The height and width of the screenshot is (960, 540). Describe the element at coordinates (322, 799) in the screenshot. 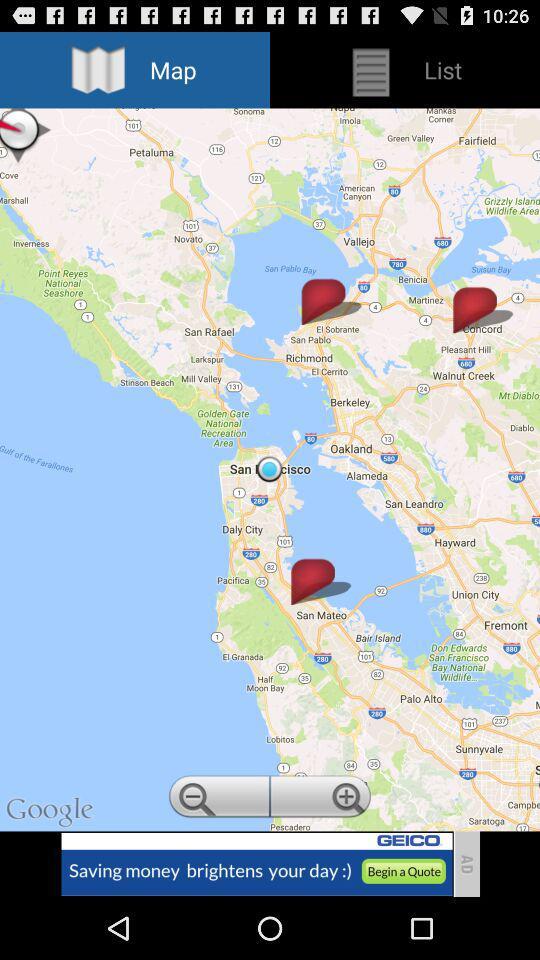

I see `zoom in` at that location.